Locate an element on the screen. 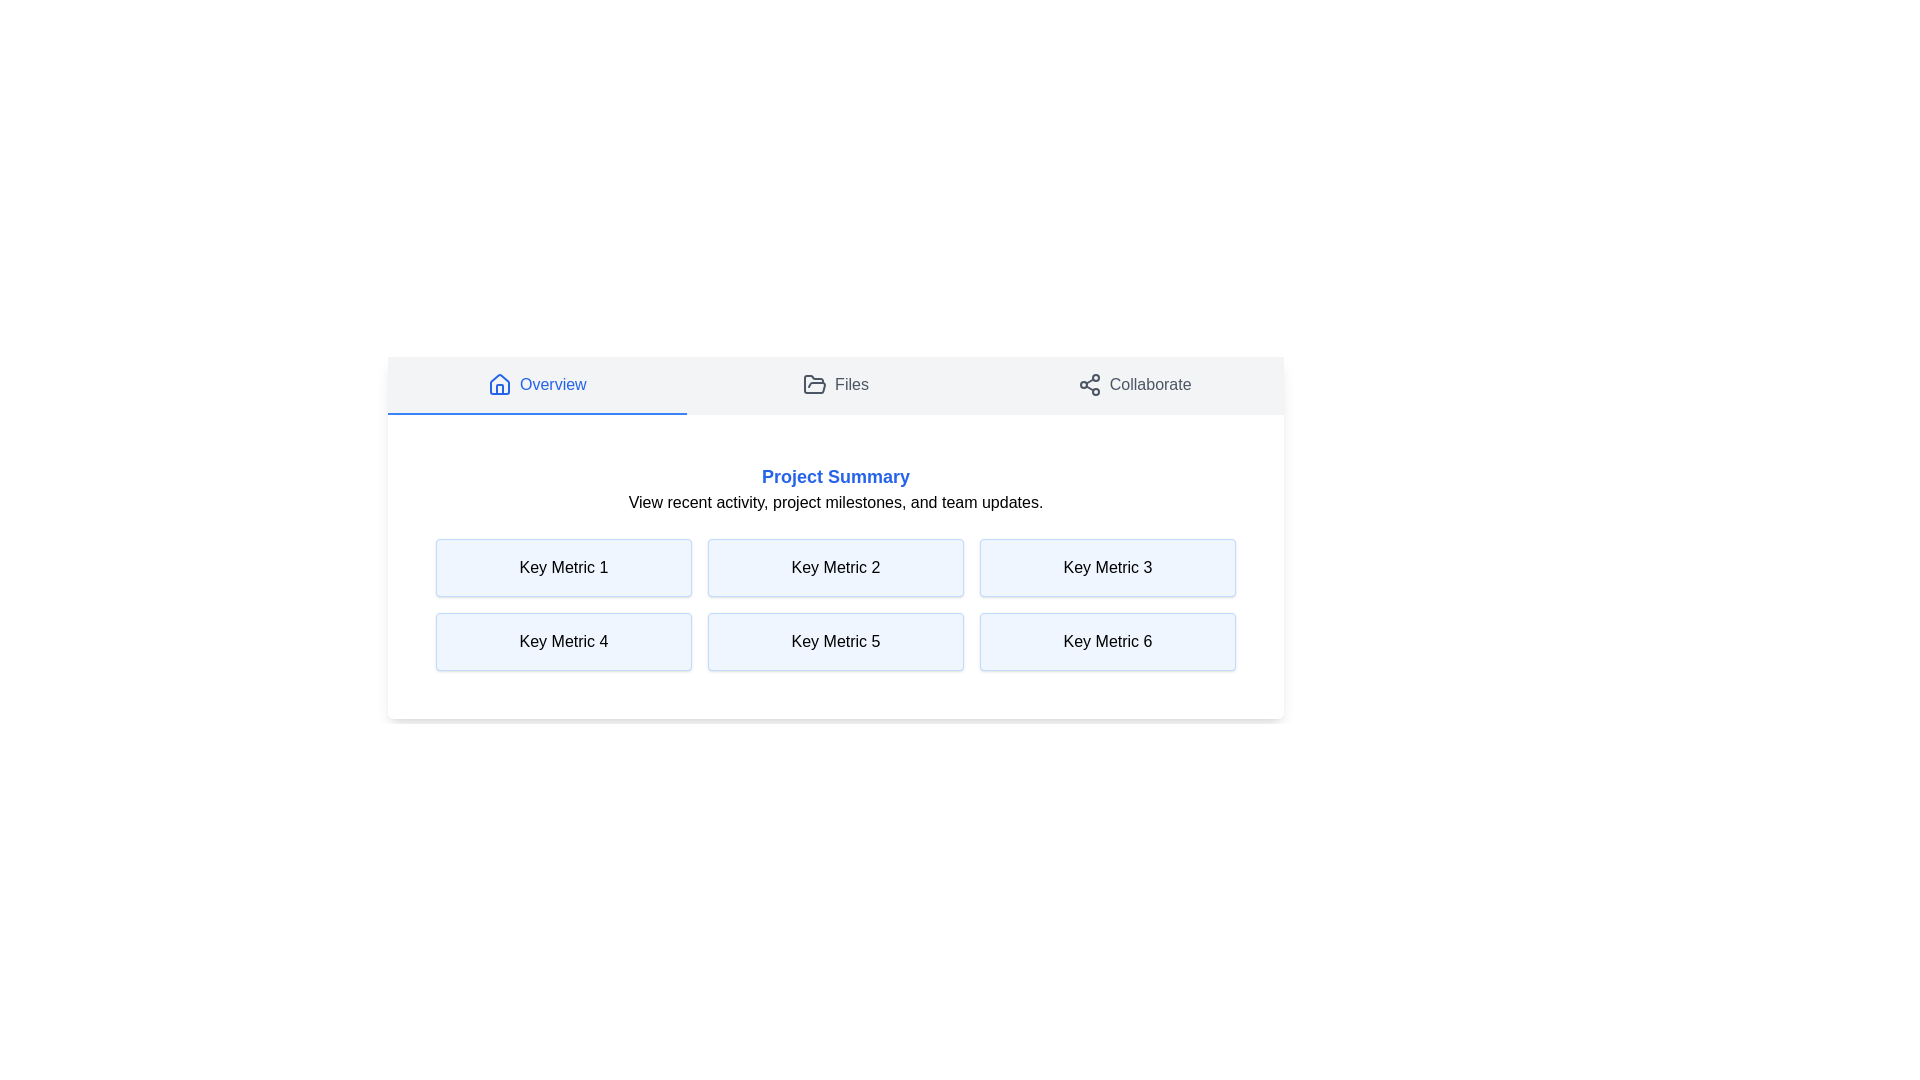 The image size is (1920, 1080). the static content box with a light blue background and bold black text reading 'Key Metric 6', located at the bottom-right corner of the grid layout is located at coordinates (1107, 641).